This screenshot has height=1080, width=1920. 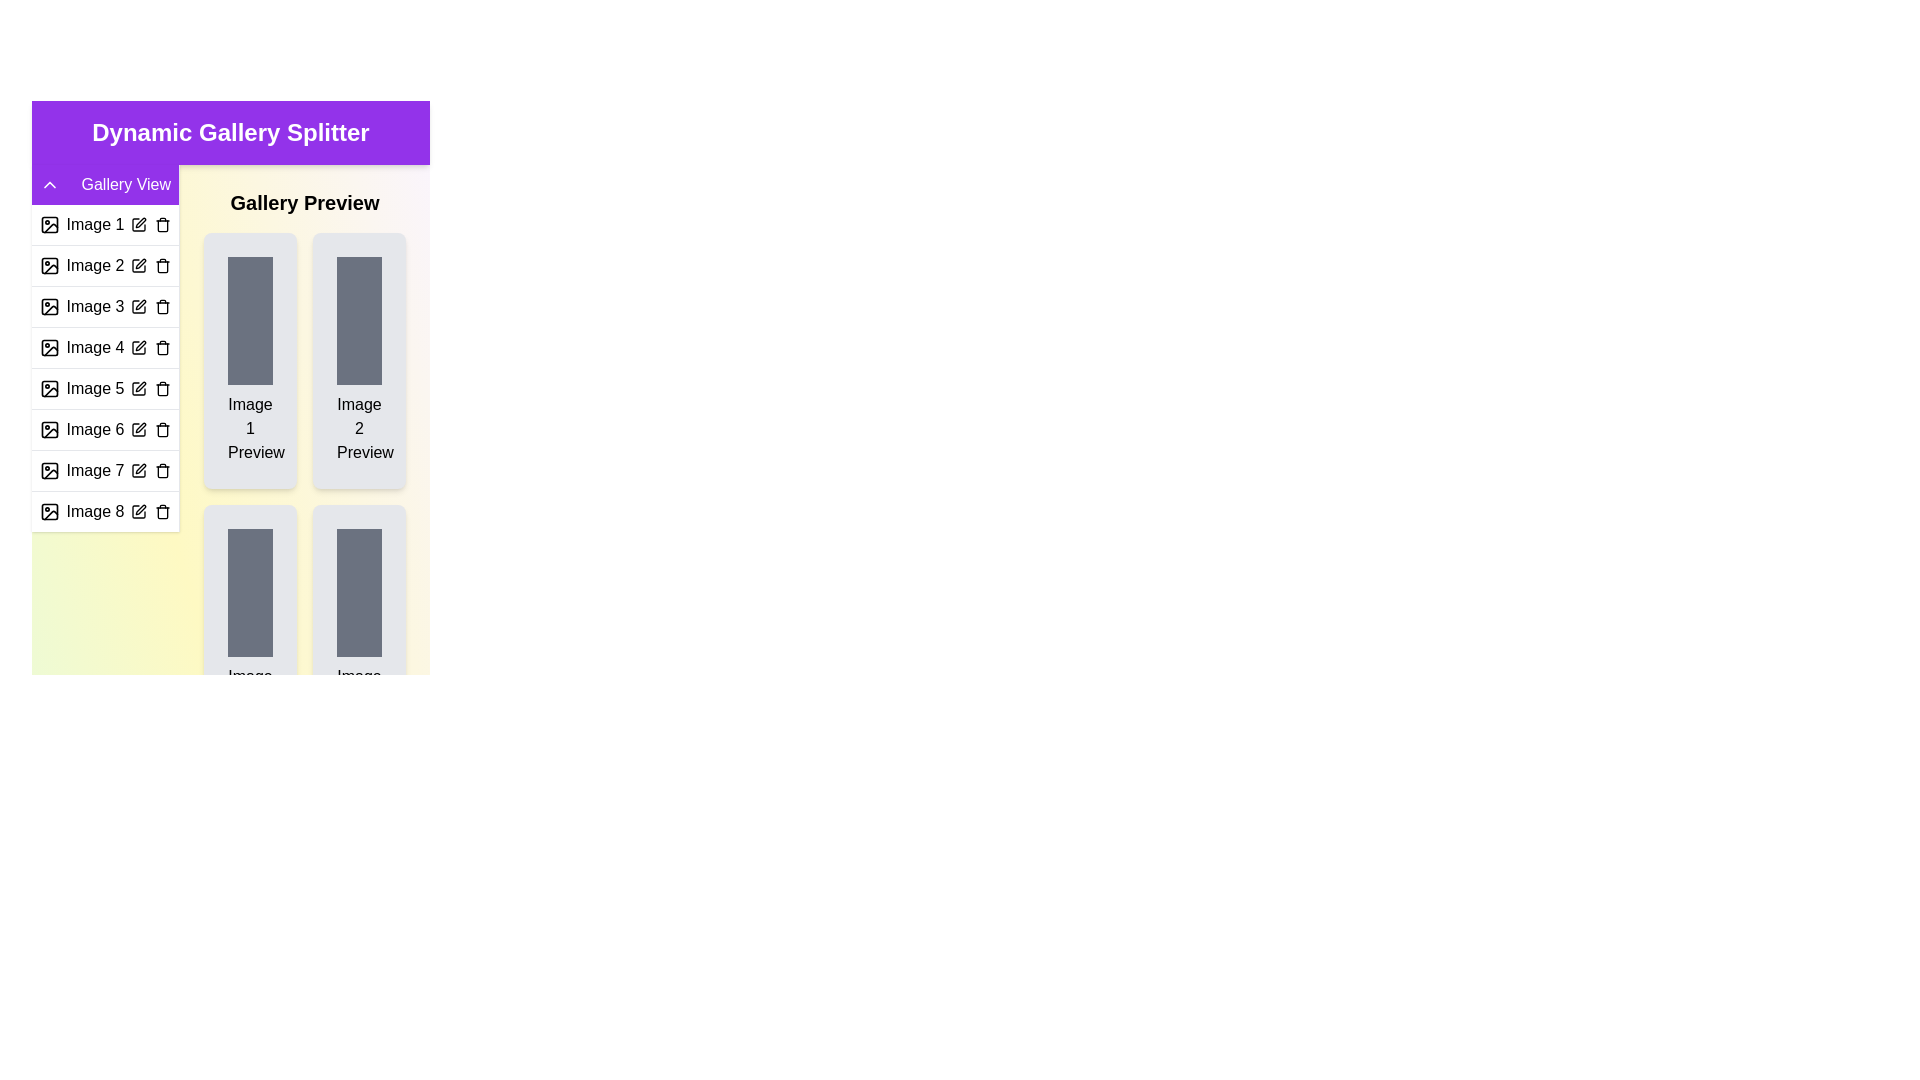 I want to click on the editing tool icon button for 'Image 3', so click(x=138, y=307).